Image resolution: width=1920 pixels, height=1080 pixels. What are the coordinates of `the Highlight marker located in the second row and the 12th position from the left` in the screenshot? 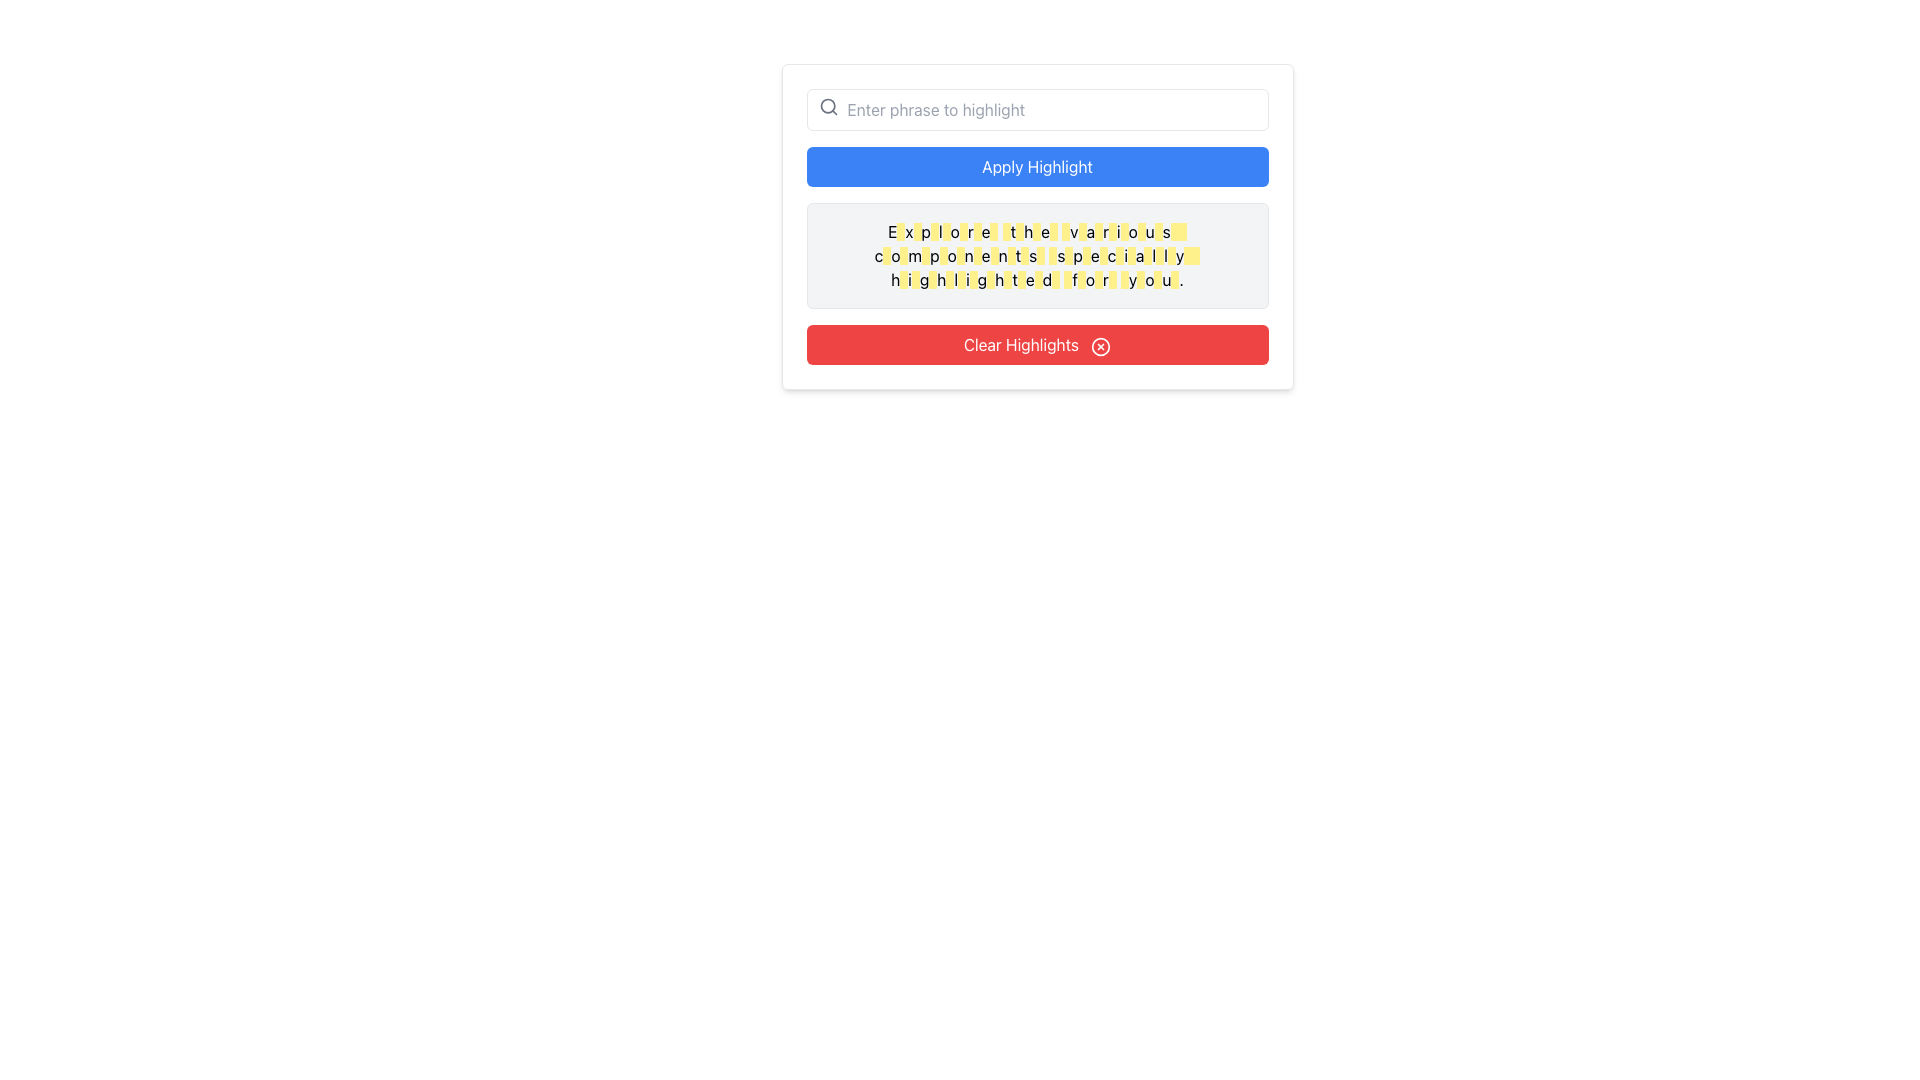 It's located at (1052, 254).